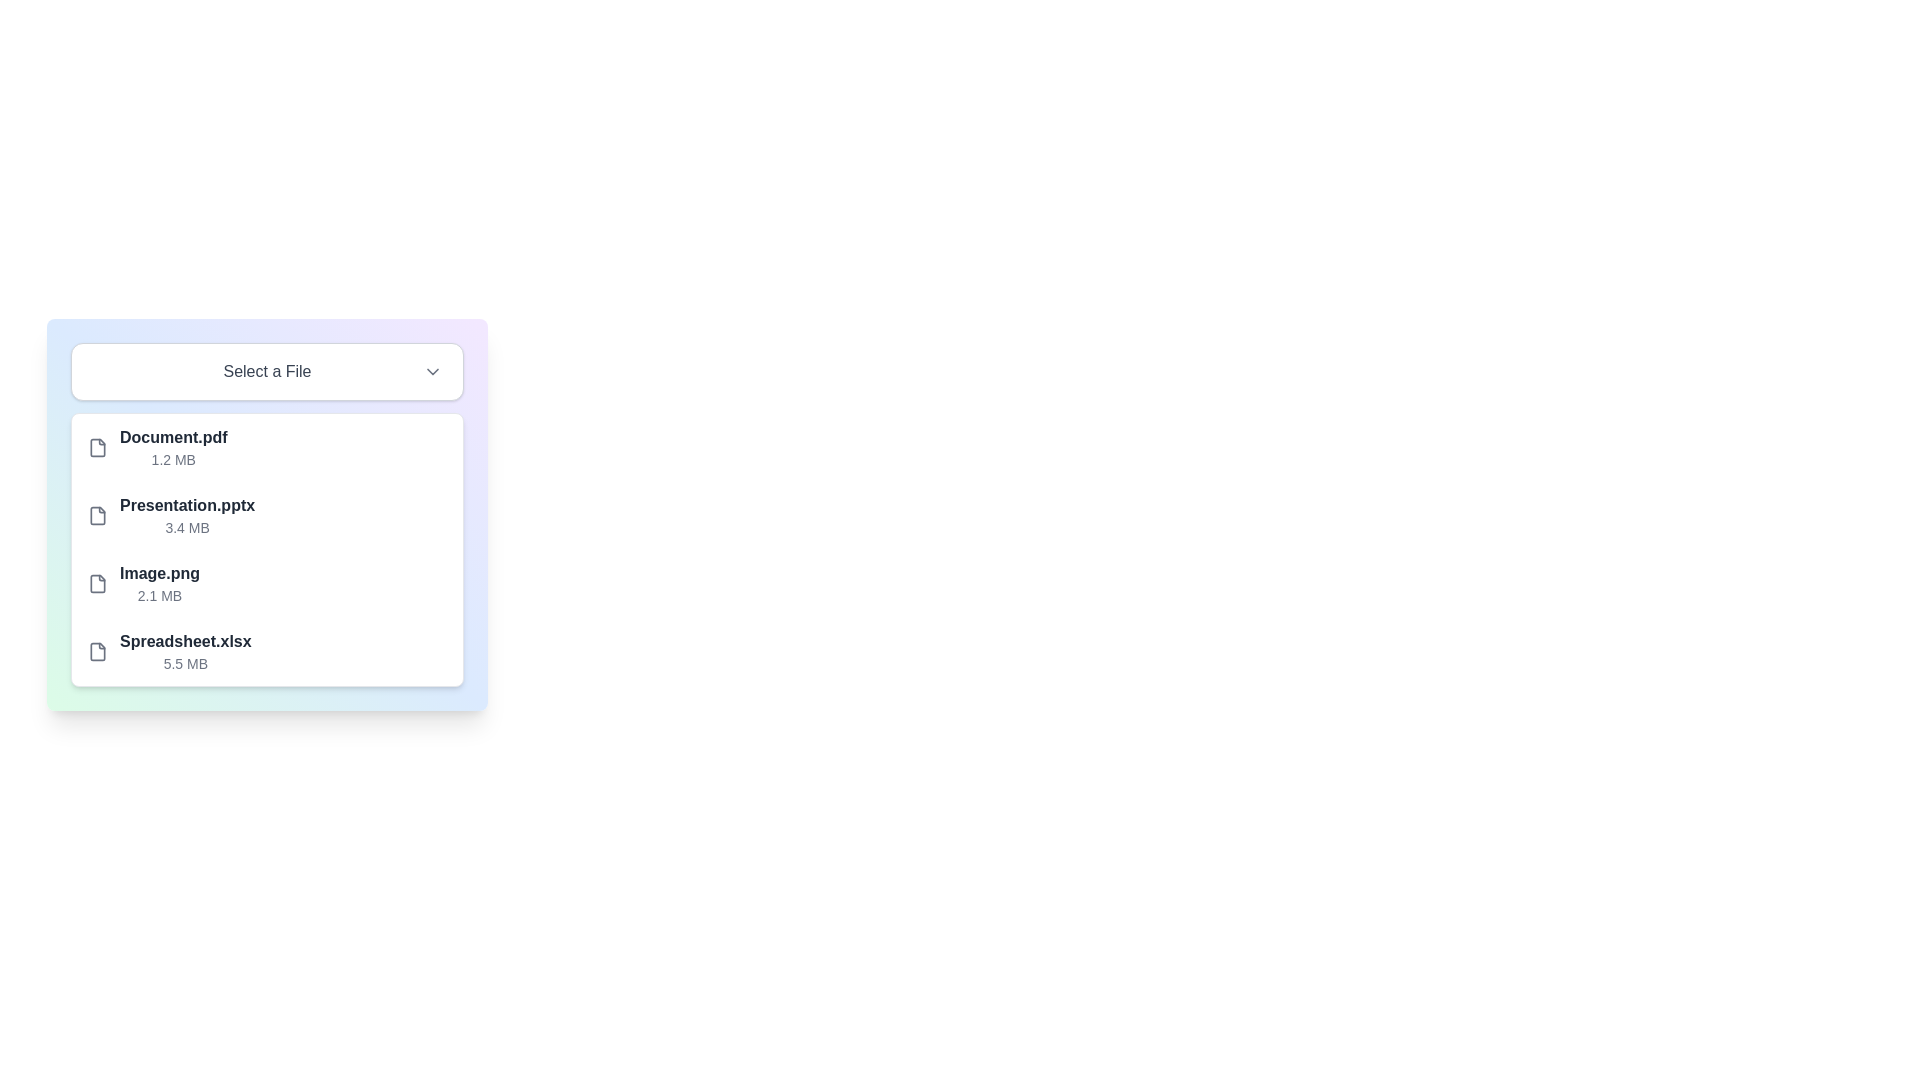 Image resolution: width=1920 pixels, height=1080 pixels. Describe the element at coordinates (96, 446) in the screenshot. I see `the sleek gray vector icon shaped like a stylized document with a folded corner, positioned to the left of the 'Document.pdf' file item in the file list interface` at that location.